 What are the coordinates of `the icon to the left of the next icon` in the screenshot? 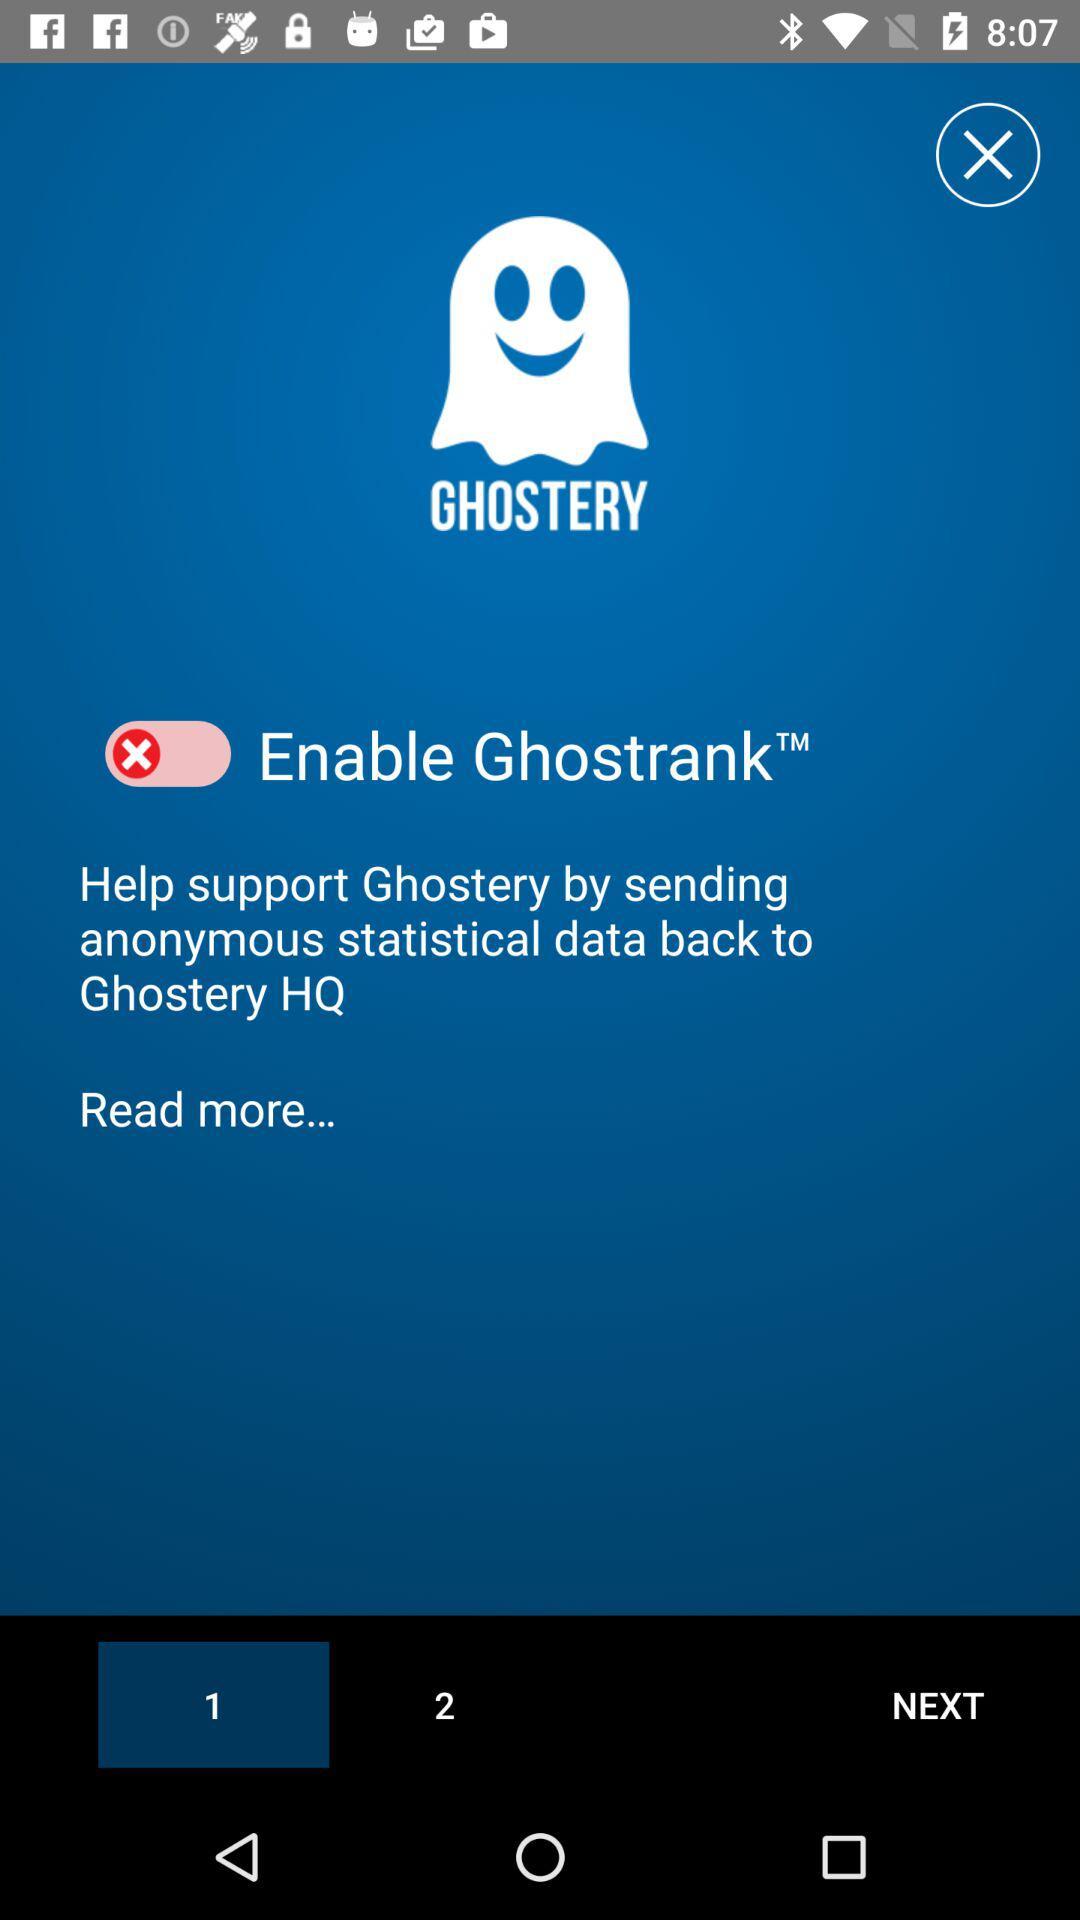 It's located at (443, 1703).